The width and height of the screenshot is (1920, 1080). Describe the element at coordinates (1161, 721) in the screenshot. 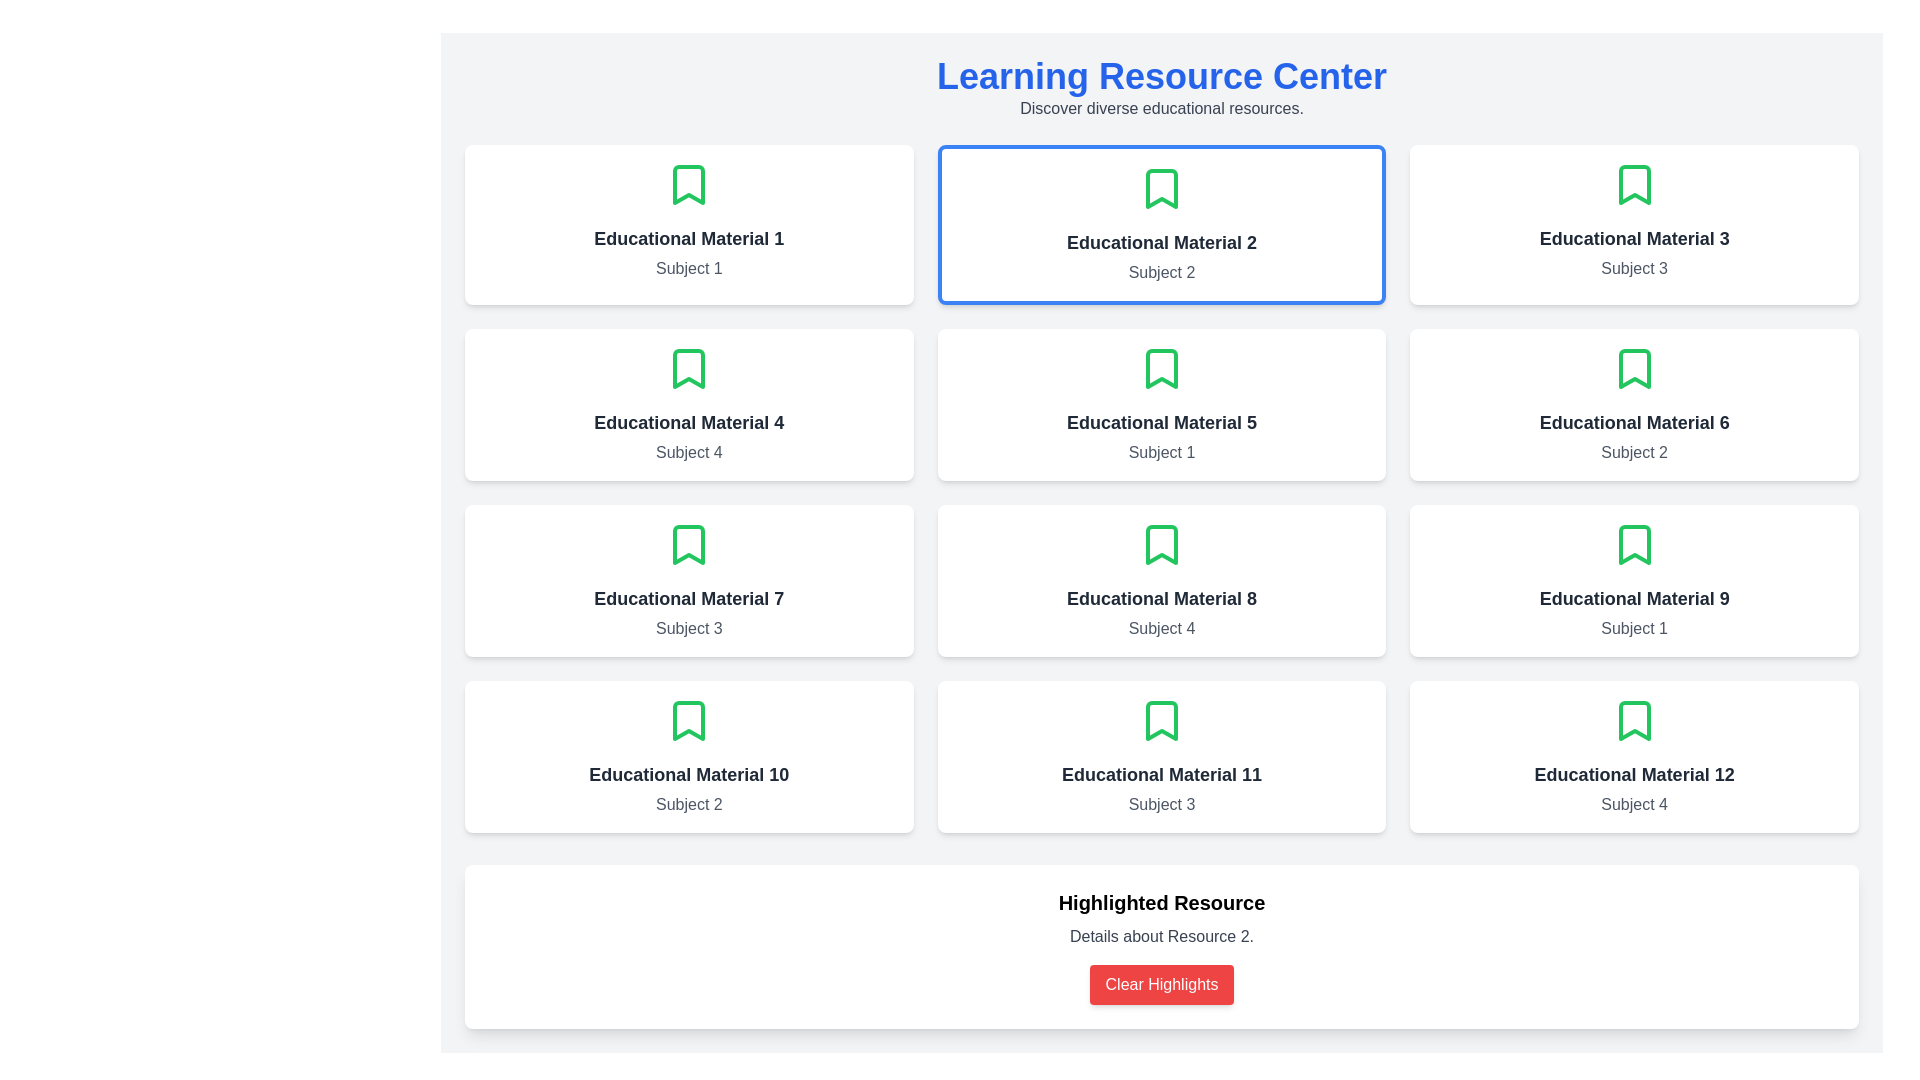

I see `the bookmark icon with a green outline located within the card labeled 'Educational Material 11', which is in the last row of the grid structure` at that location.